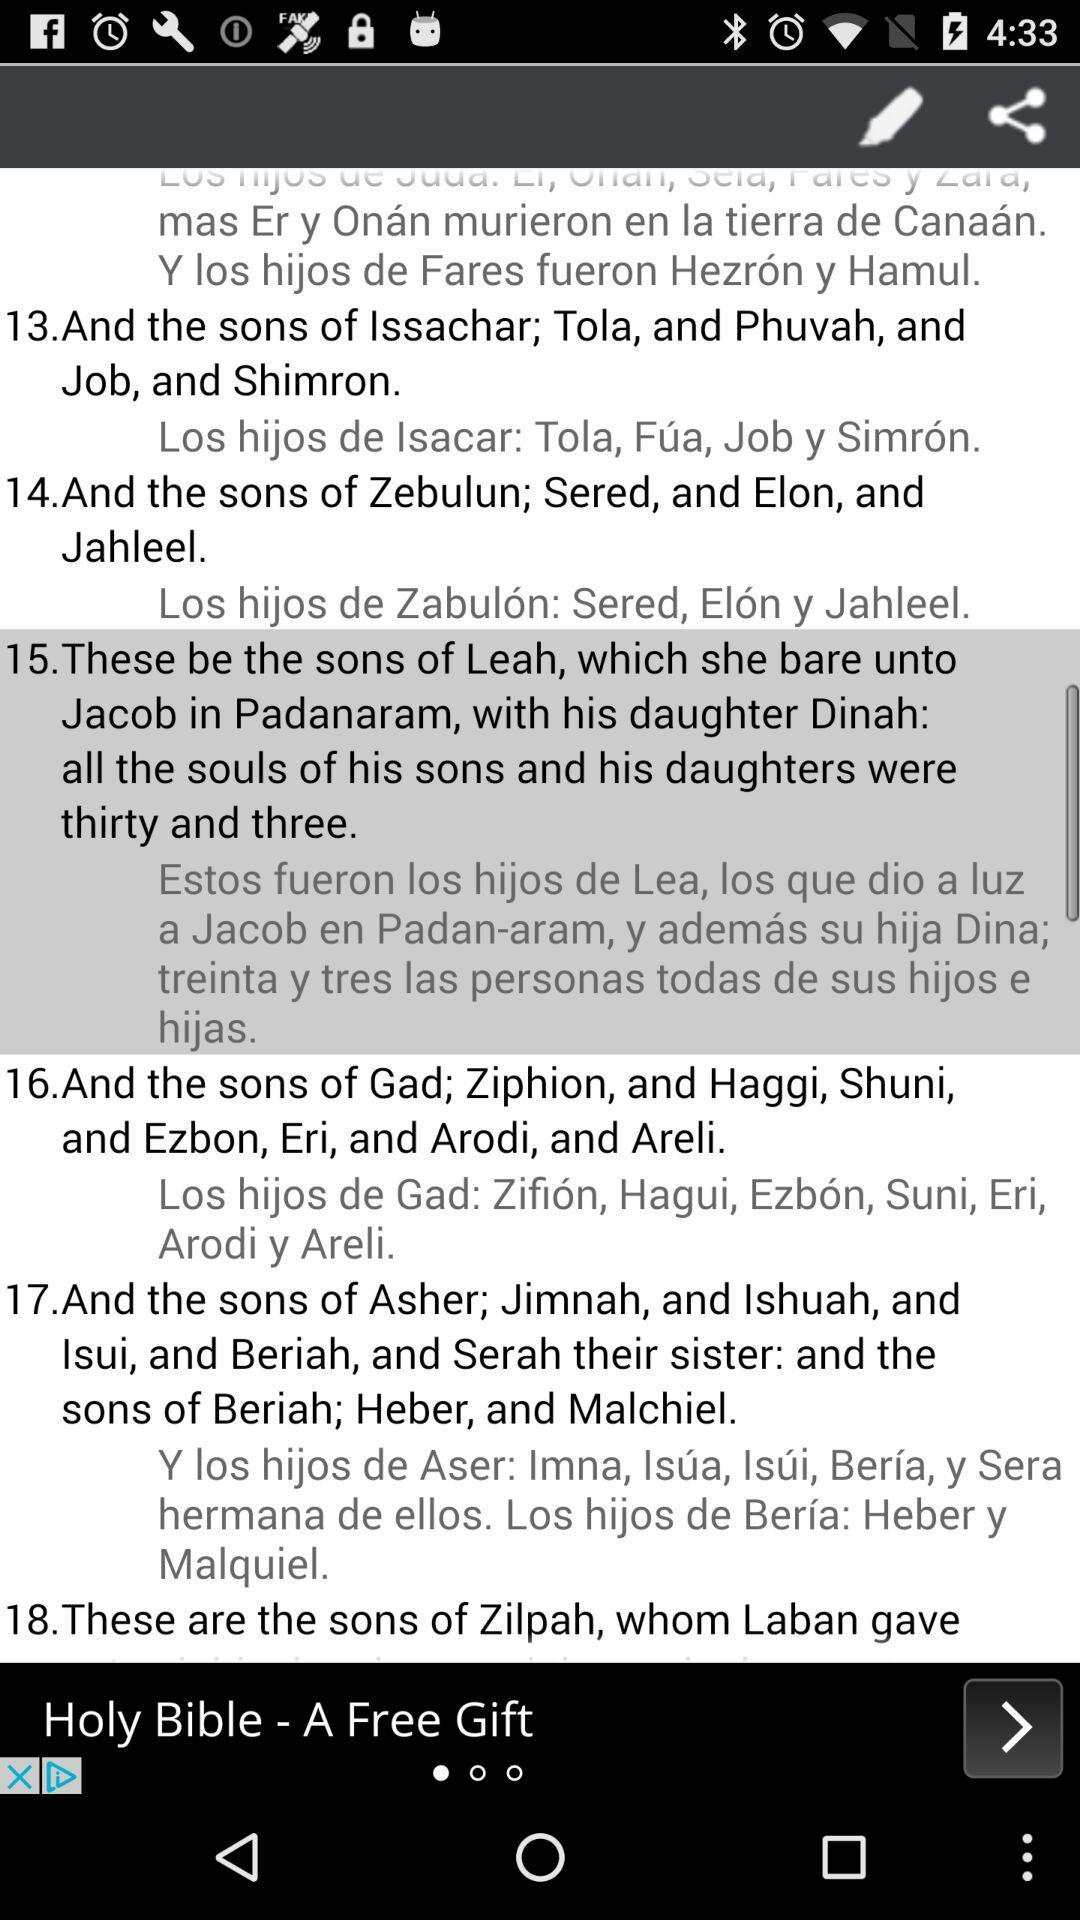 Image resolution: width=1080 pixels, height=1920 pixels. What do you see at coordinates (540, 1727) in the screenshot?
I see `beginning of article` at bounding box center [540, 1727].